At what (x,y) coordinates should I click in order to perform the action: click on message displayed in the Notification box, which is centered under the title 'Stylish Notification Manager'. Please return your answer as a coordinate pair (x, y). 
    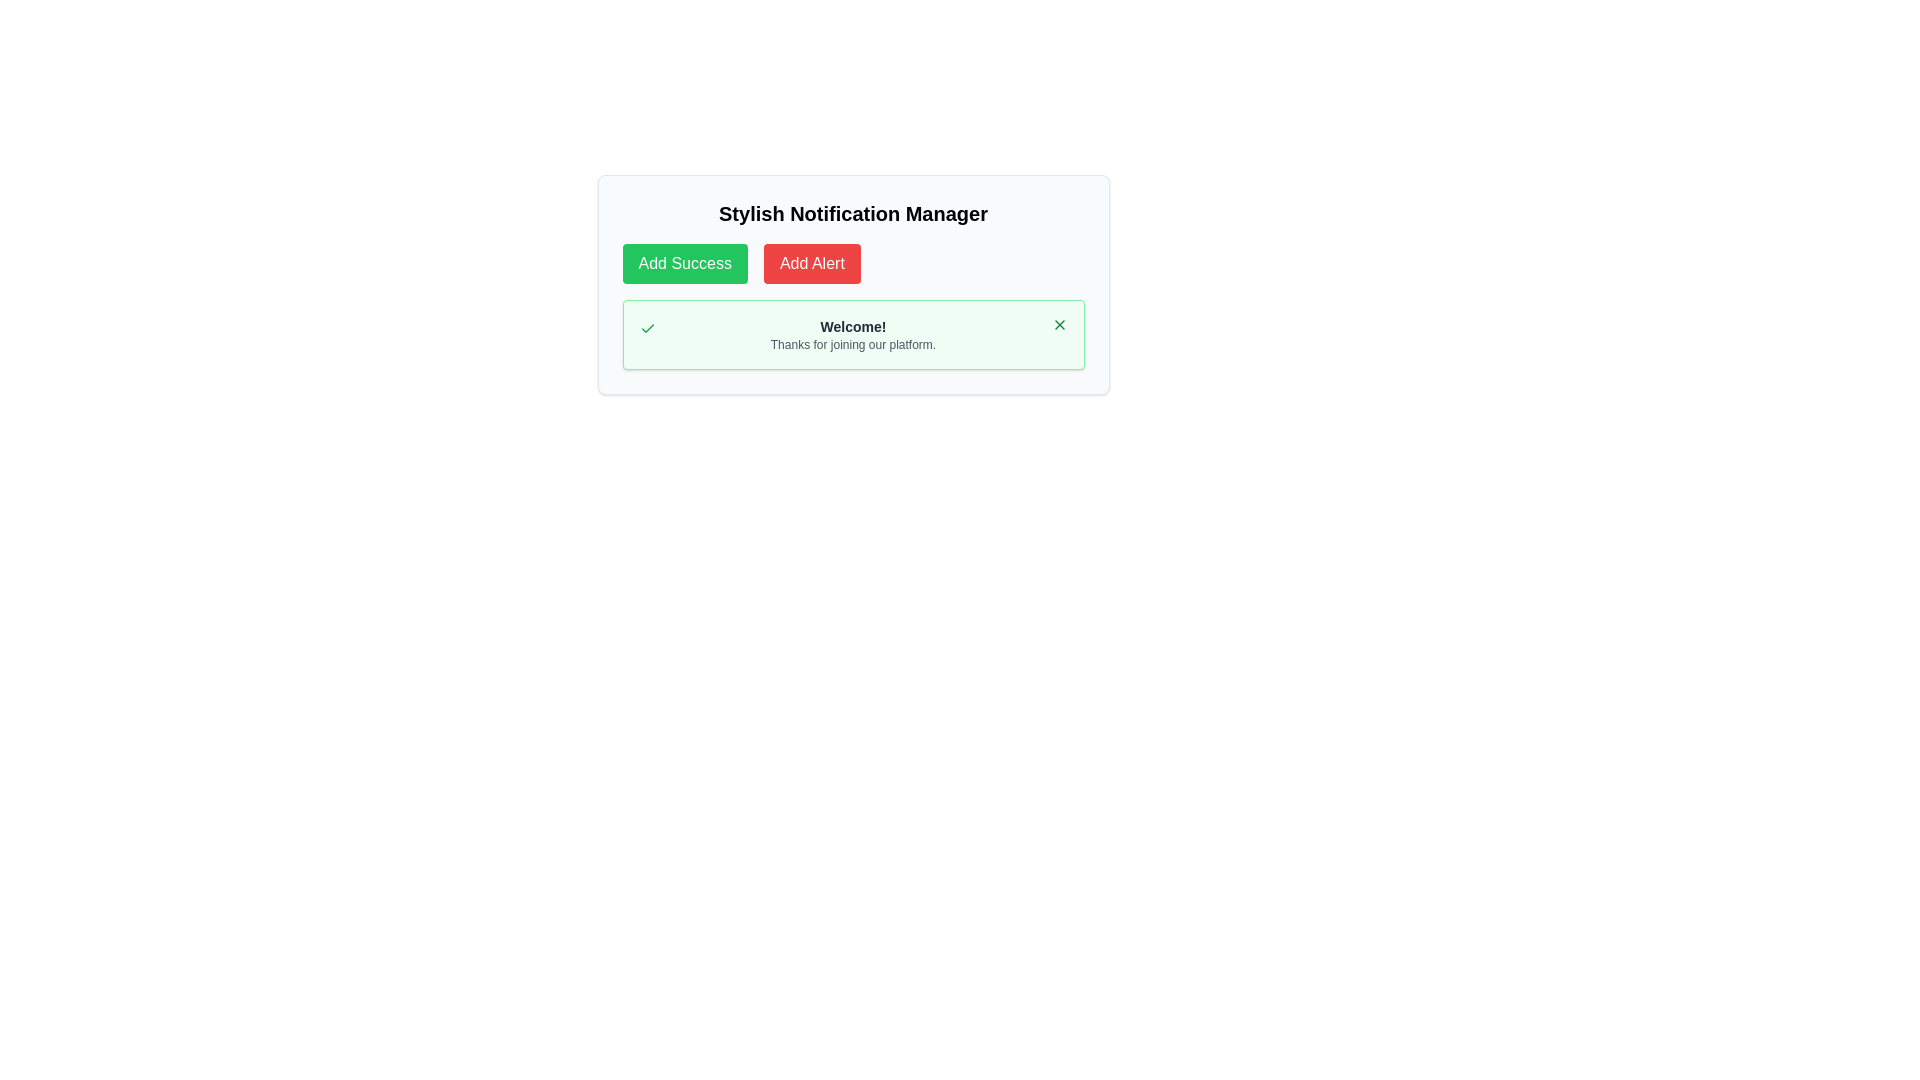
    Looking at the image, I should click on (853, 334).